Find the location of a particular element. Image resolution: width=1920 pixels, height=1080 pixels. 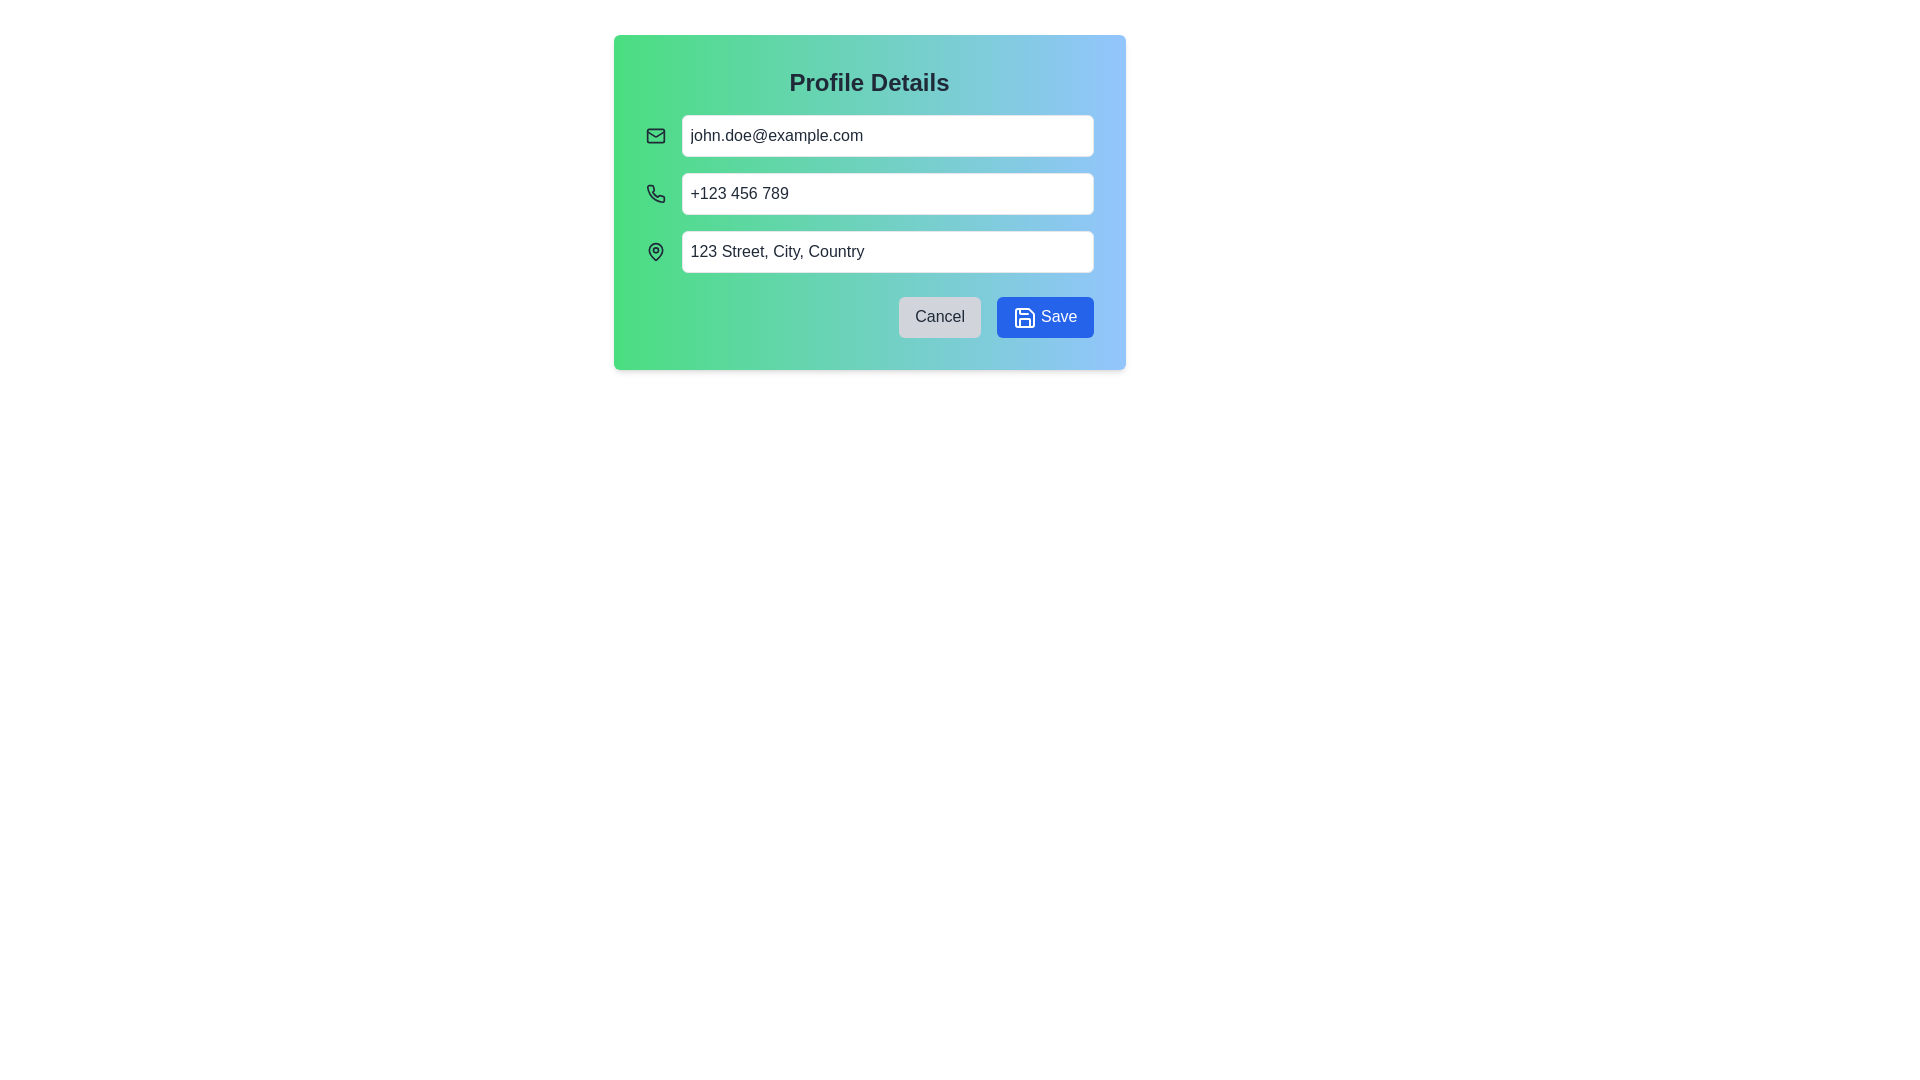

the icon representing the phone number information is located at coordinates (655, 193).